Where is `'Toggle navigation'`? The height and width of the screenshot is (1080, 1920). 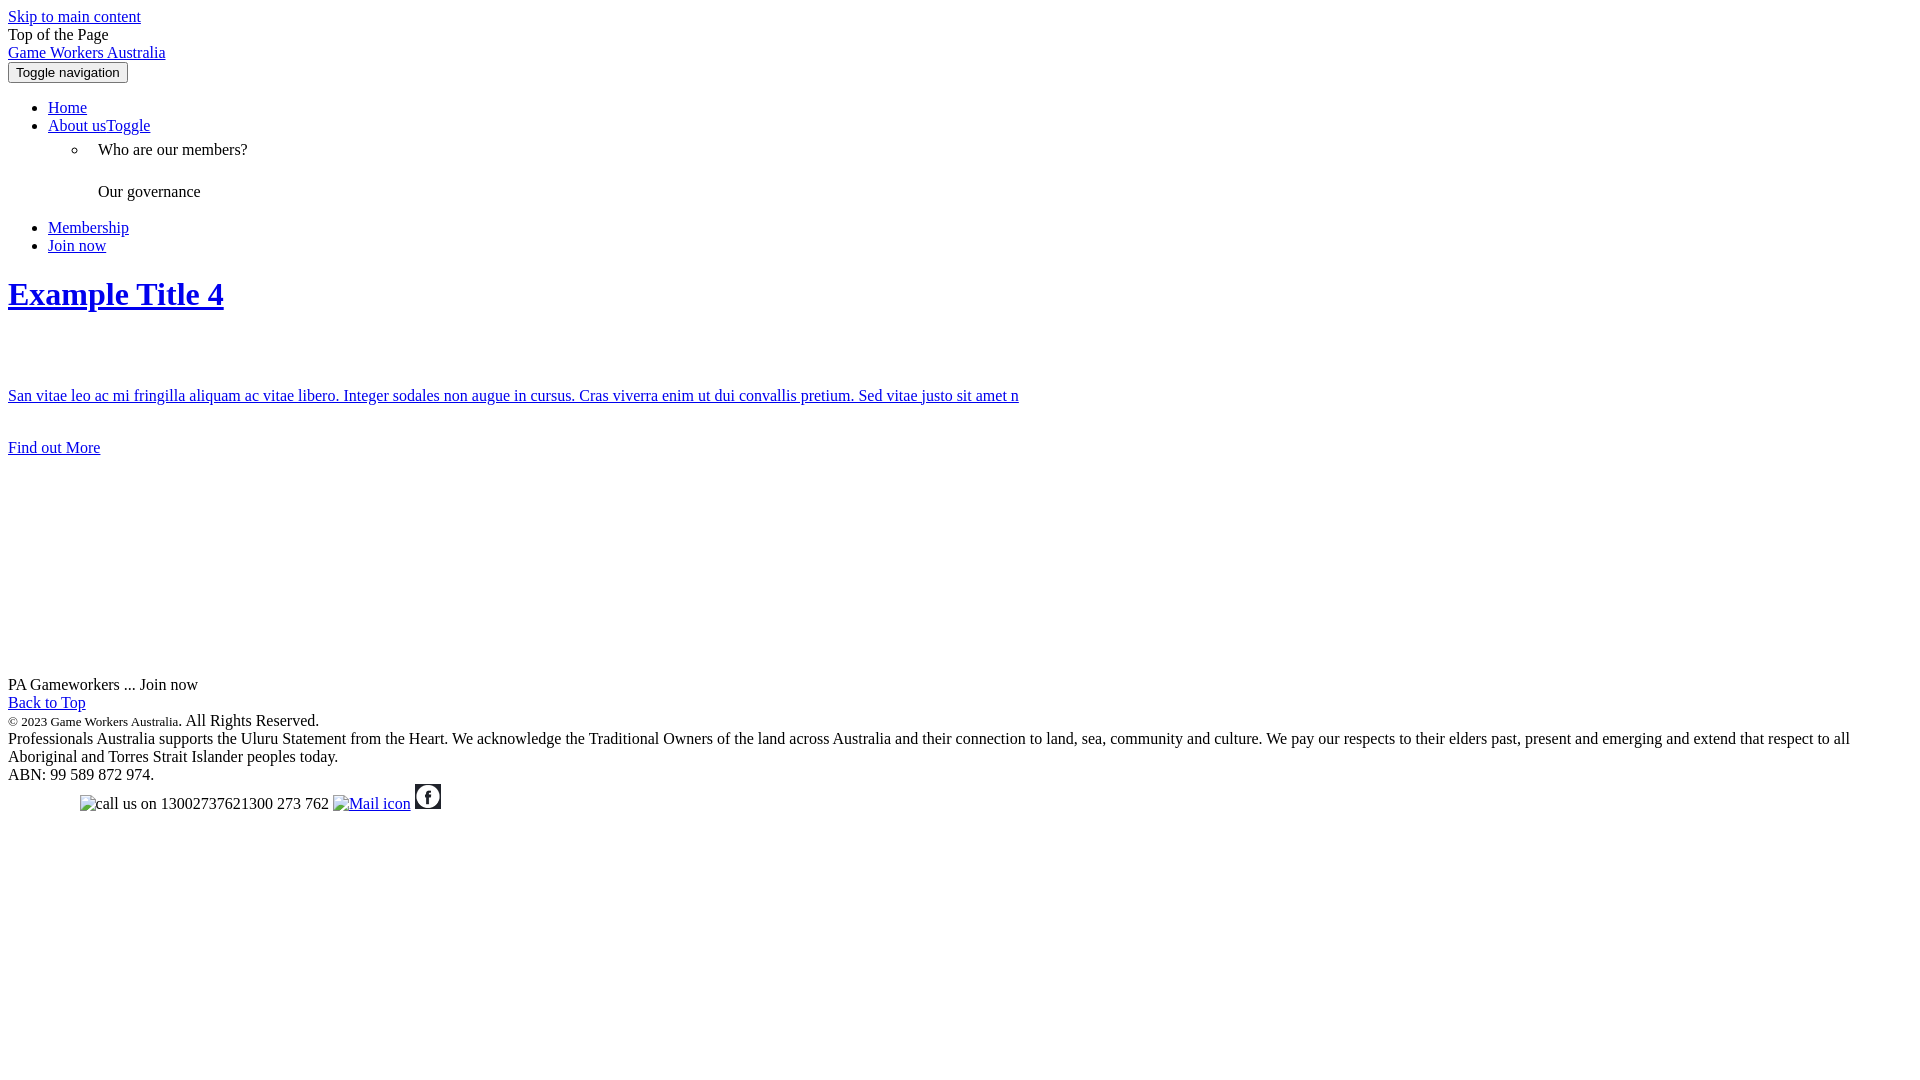 'Toggle navigation' is located at coordinates (67, 71).